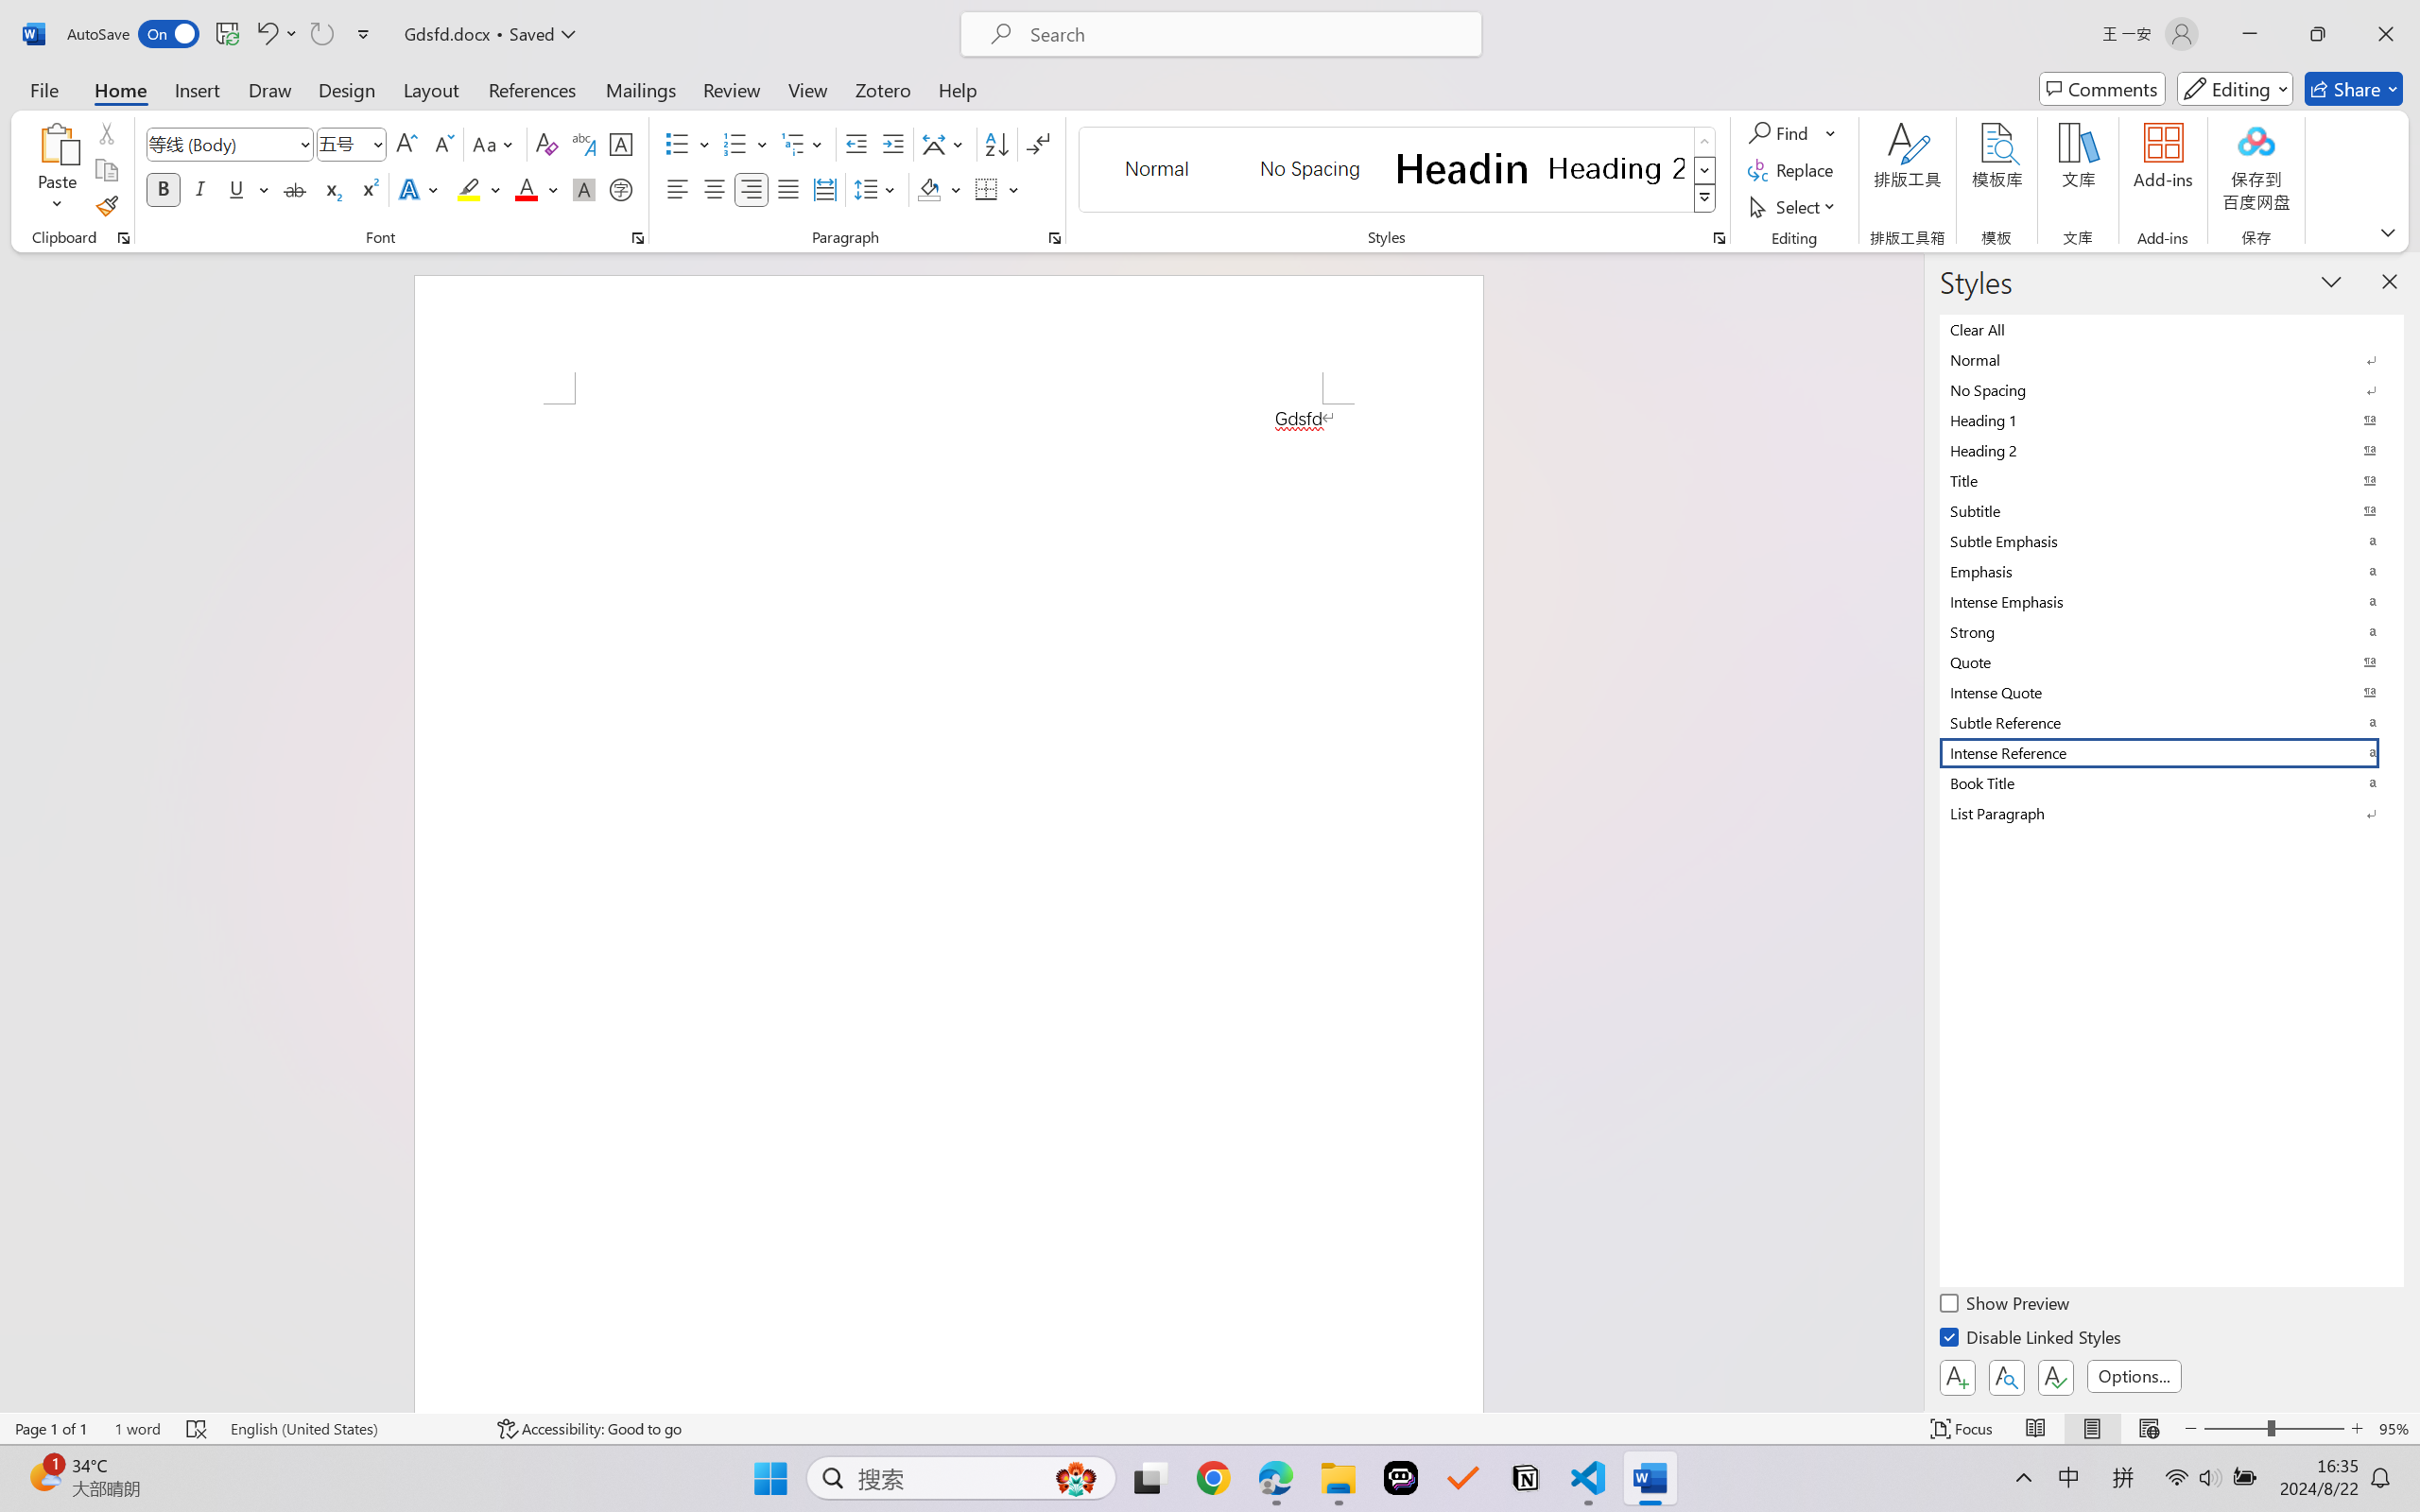  What do you see at coordinates (2031, 1339) in the screenshot?
I see `'Disable Linked Styles'` at bounding box center [2031, 1339].